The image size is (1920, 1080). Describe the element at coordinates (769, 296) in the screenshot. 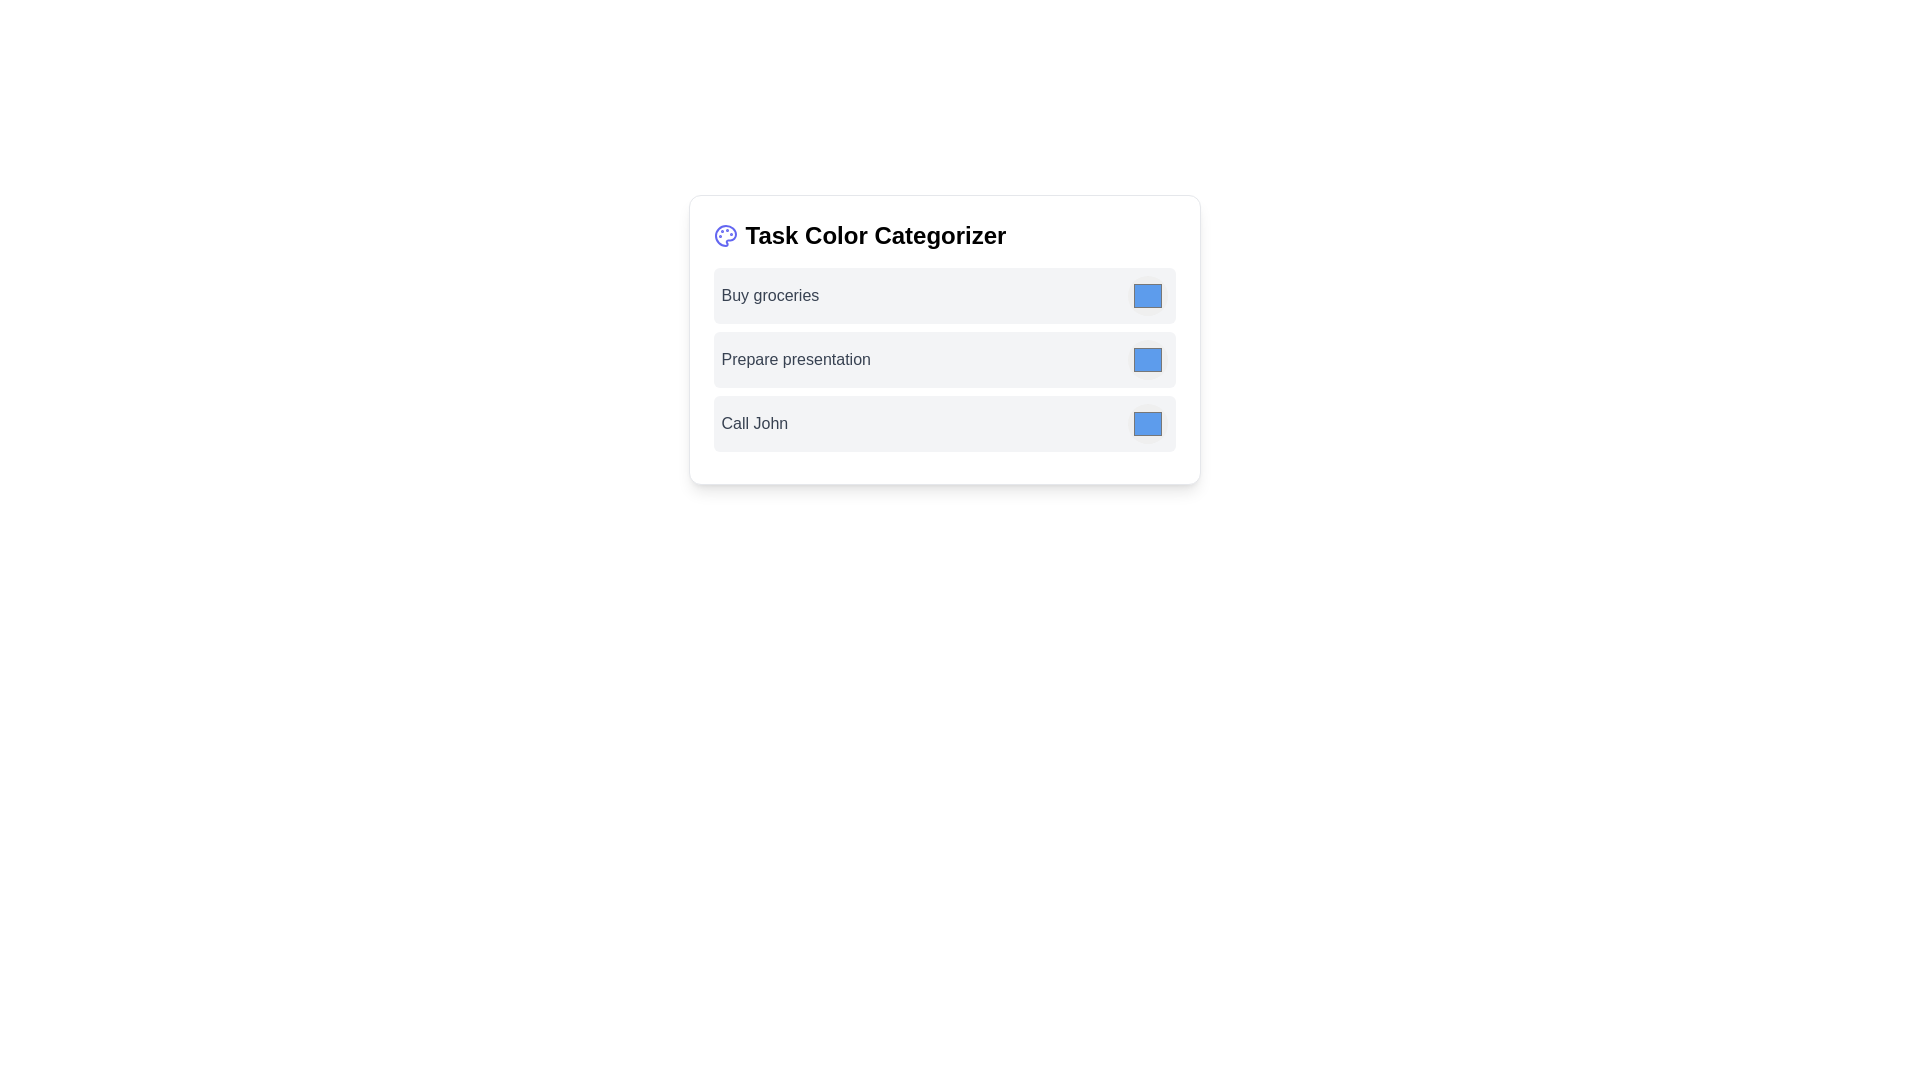

I see `the static text displaying 'Buy groceries' that is styled in gray color and located near the top of a horizontal panel with a light gray background` at that location.